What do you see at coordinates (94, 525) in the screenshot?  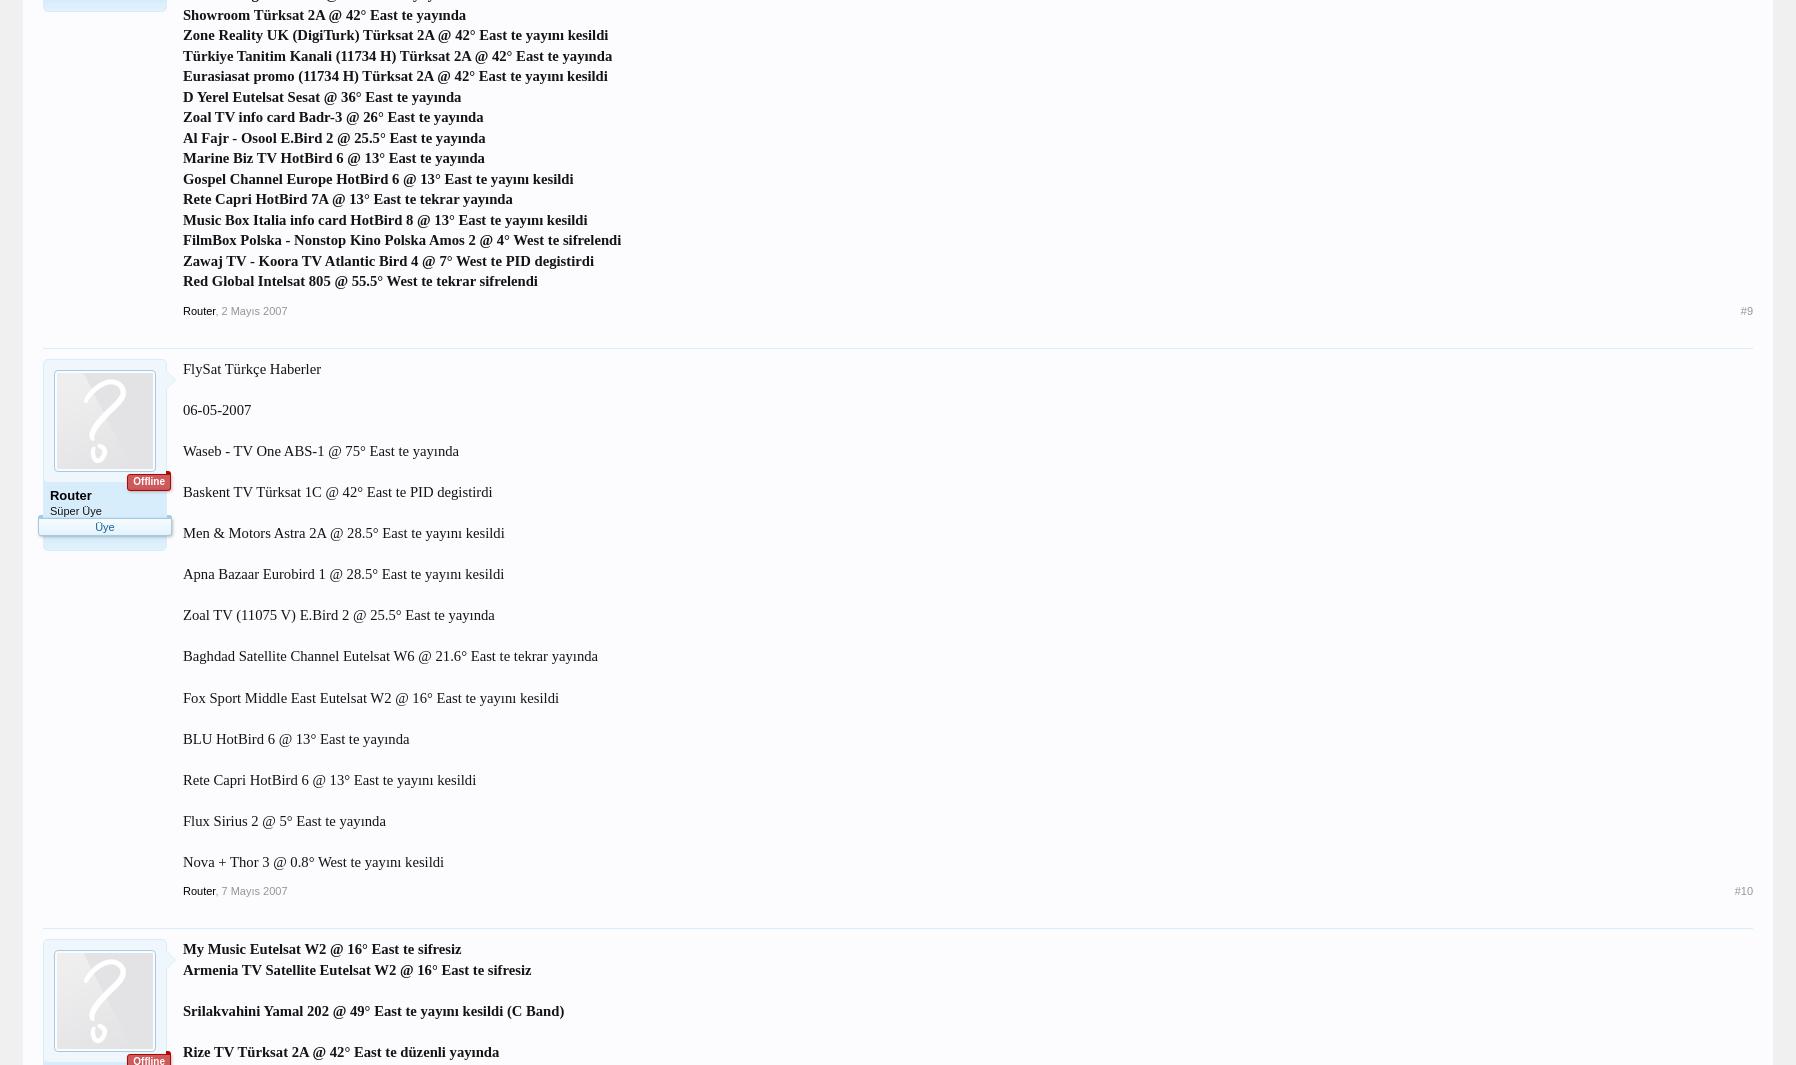 I see `'Üye'` at bounding box center [94, 525].